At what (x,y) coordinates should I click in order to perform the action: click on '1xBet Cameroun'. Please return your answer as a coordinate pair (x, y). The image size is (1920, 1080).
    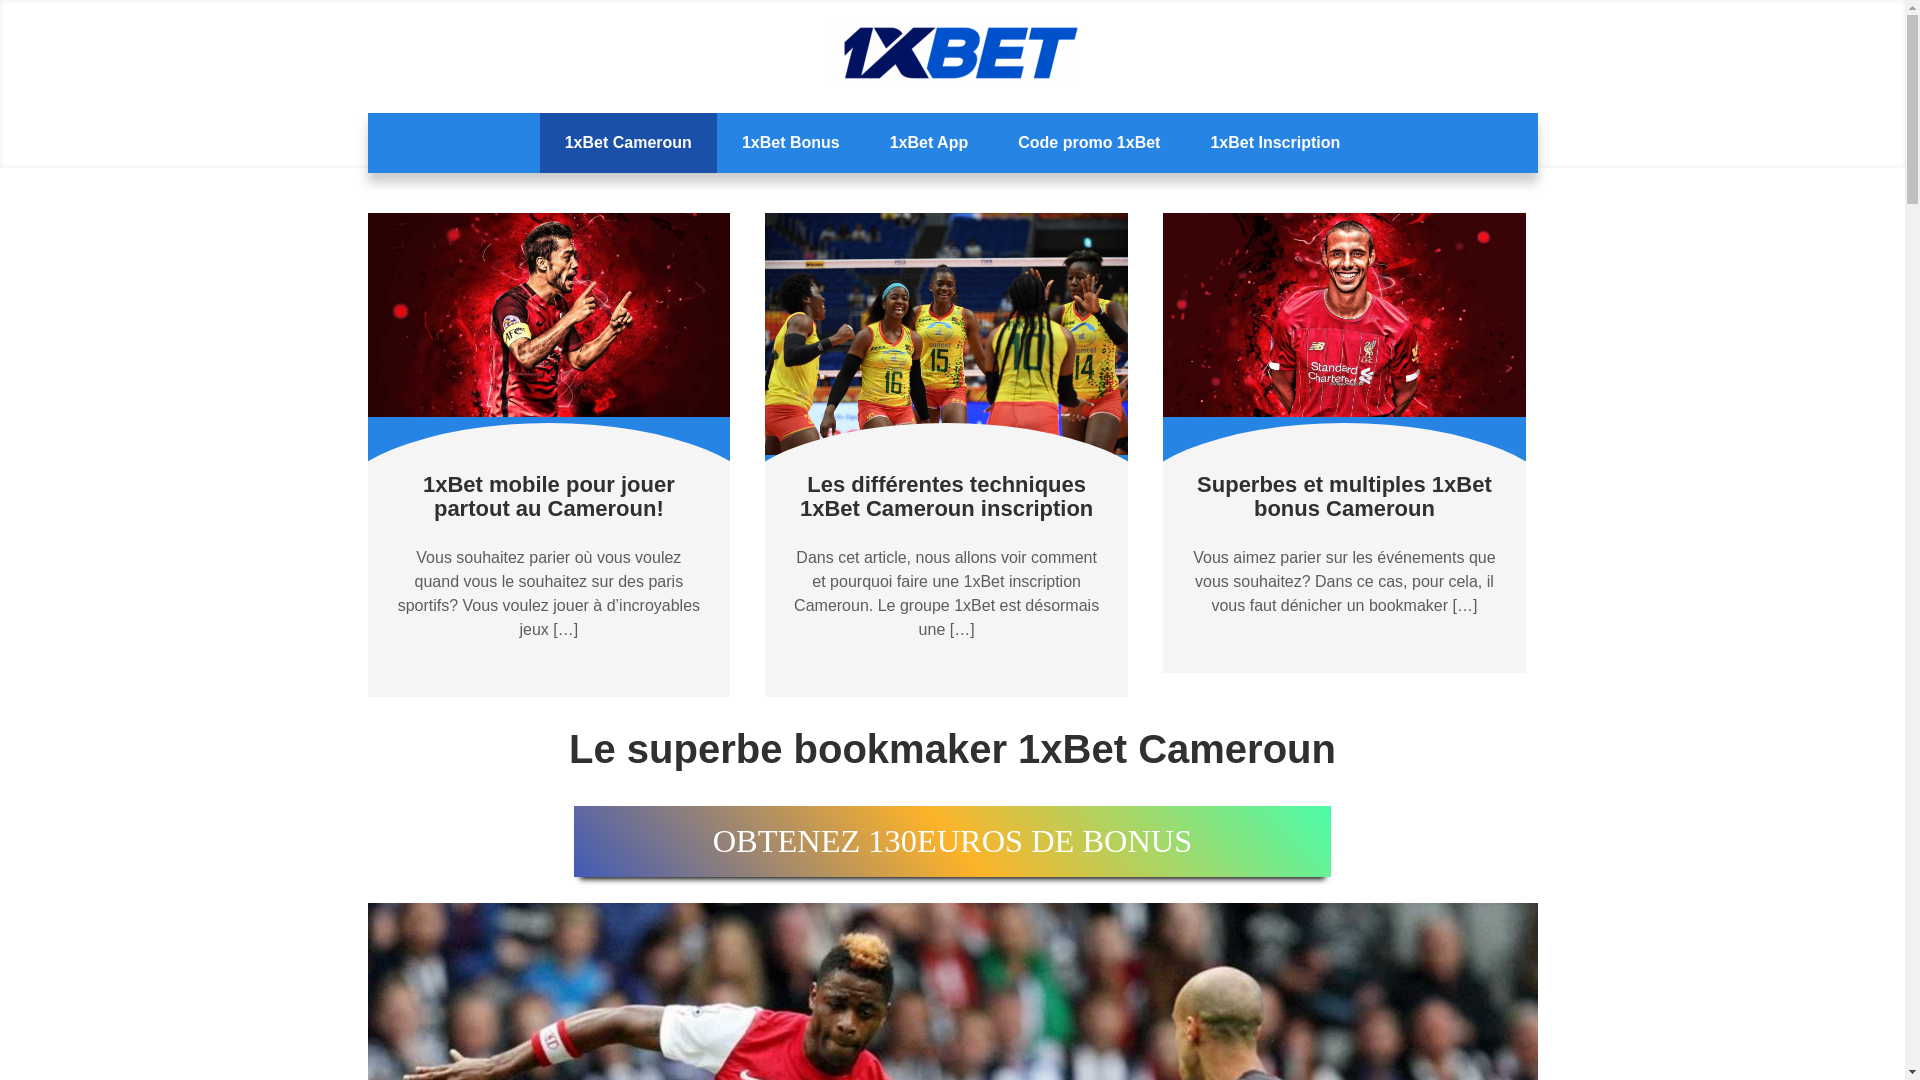
    Looking at the image, I should click on (627, 141).